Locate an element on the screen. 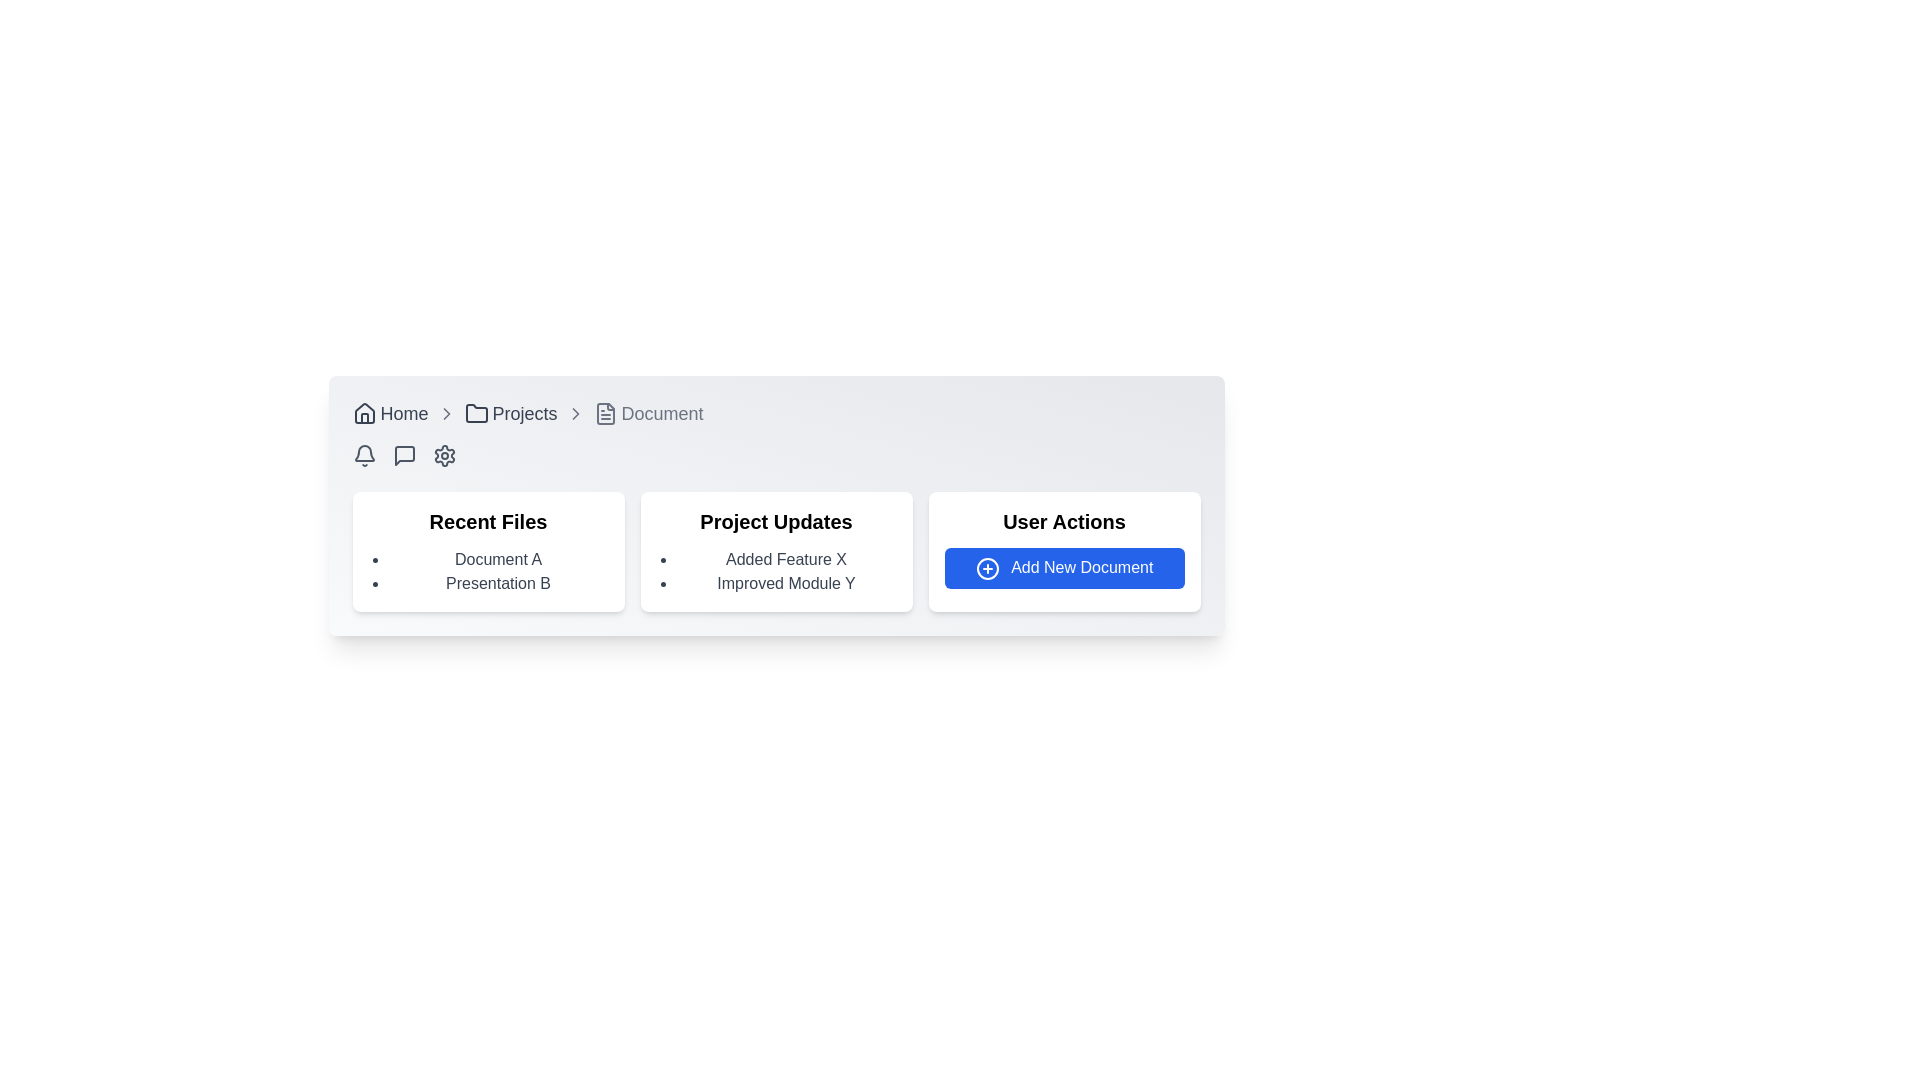  the 'Add New Document' button with white text on a blue background to initiate adding a new document is located at coordinates (1063, 568).